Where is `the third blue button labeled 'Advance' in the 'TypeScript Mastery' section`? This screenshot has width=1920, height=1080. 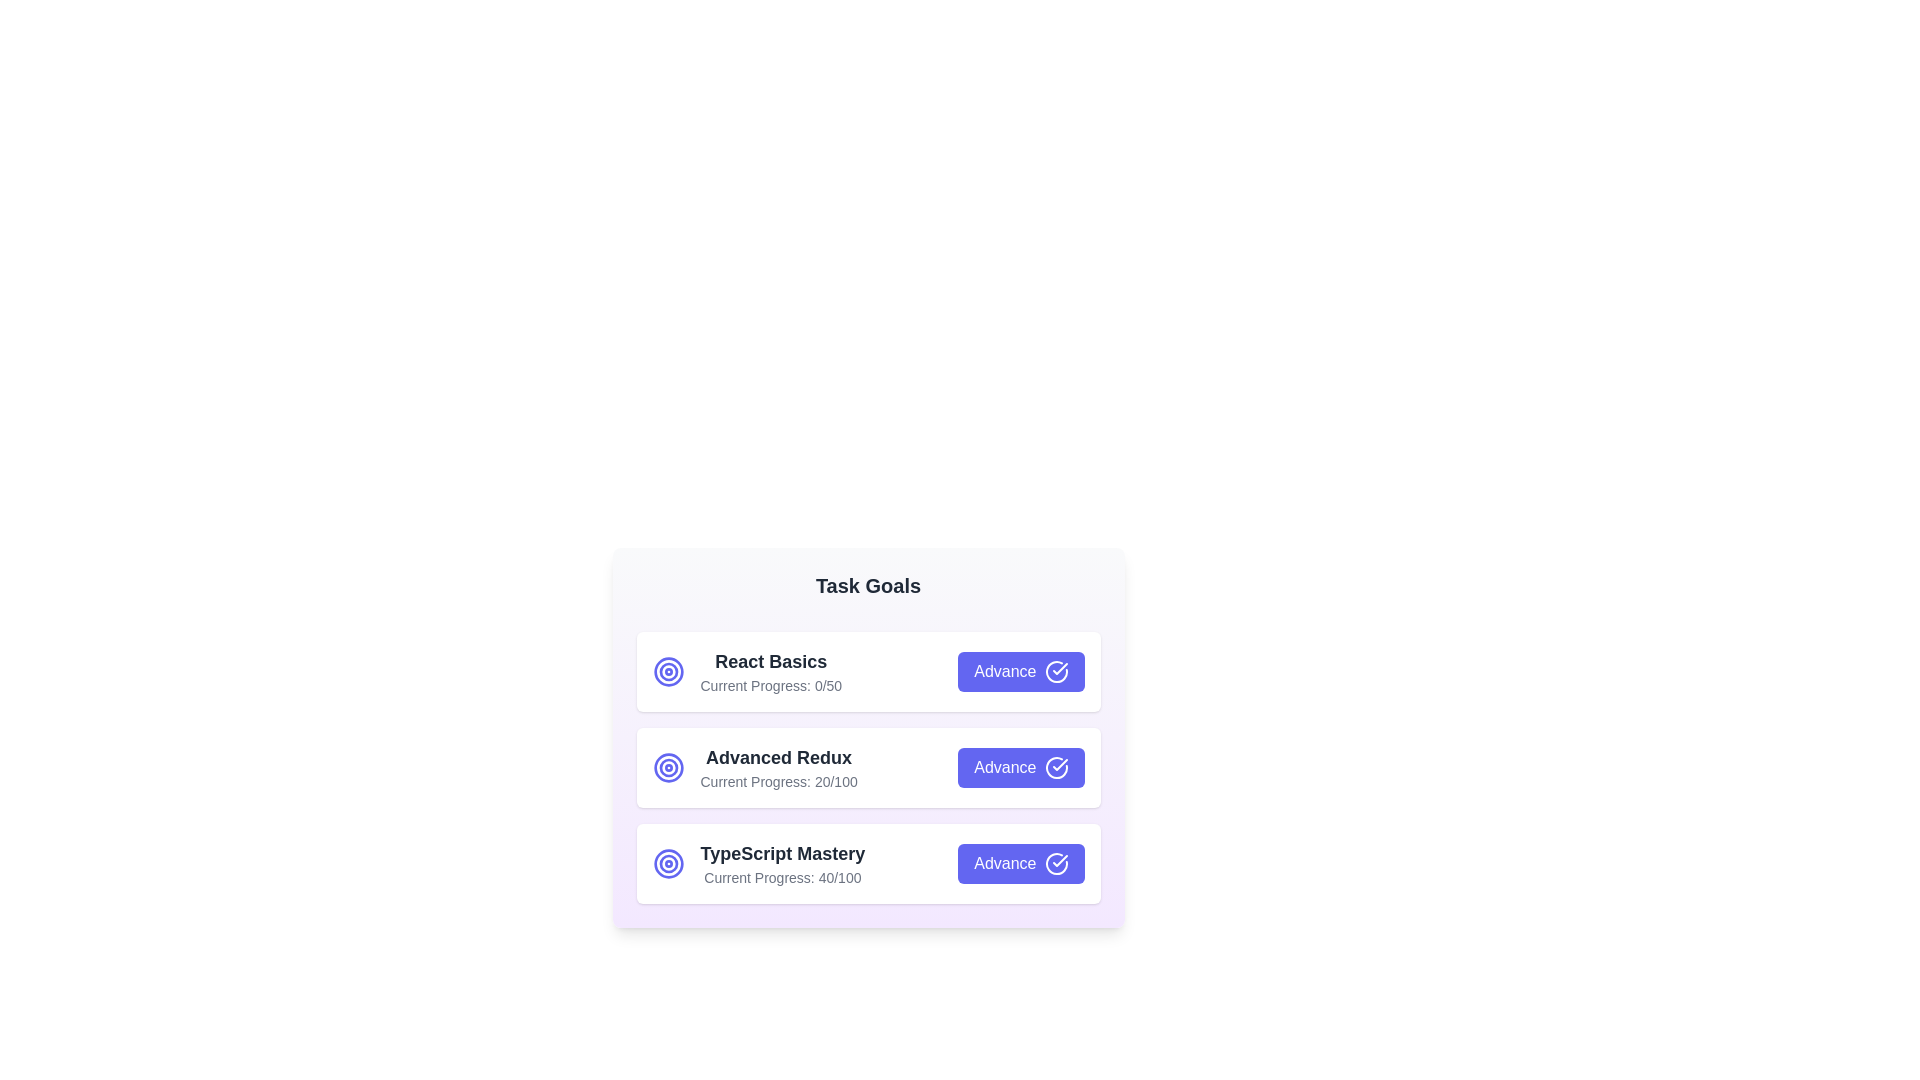 the third blue button labeled 'Advance' in the 'TypeScript Mastery' section is located at coordinates (1021, 863).